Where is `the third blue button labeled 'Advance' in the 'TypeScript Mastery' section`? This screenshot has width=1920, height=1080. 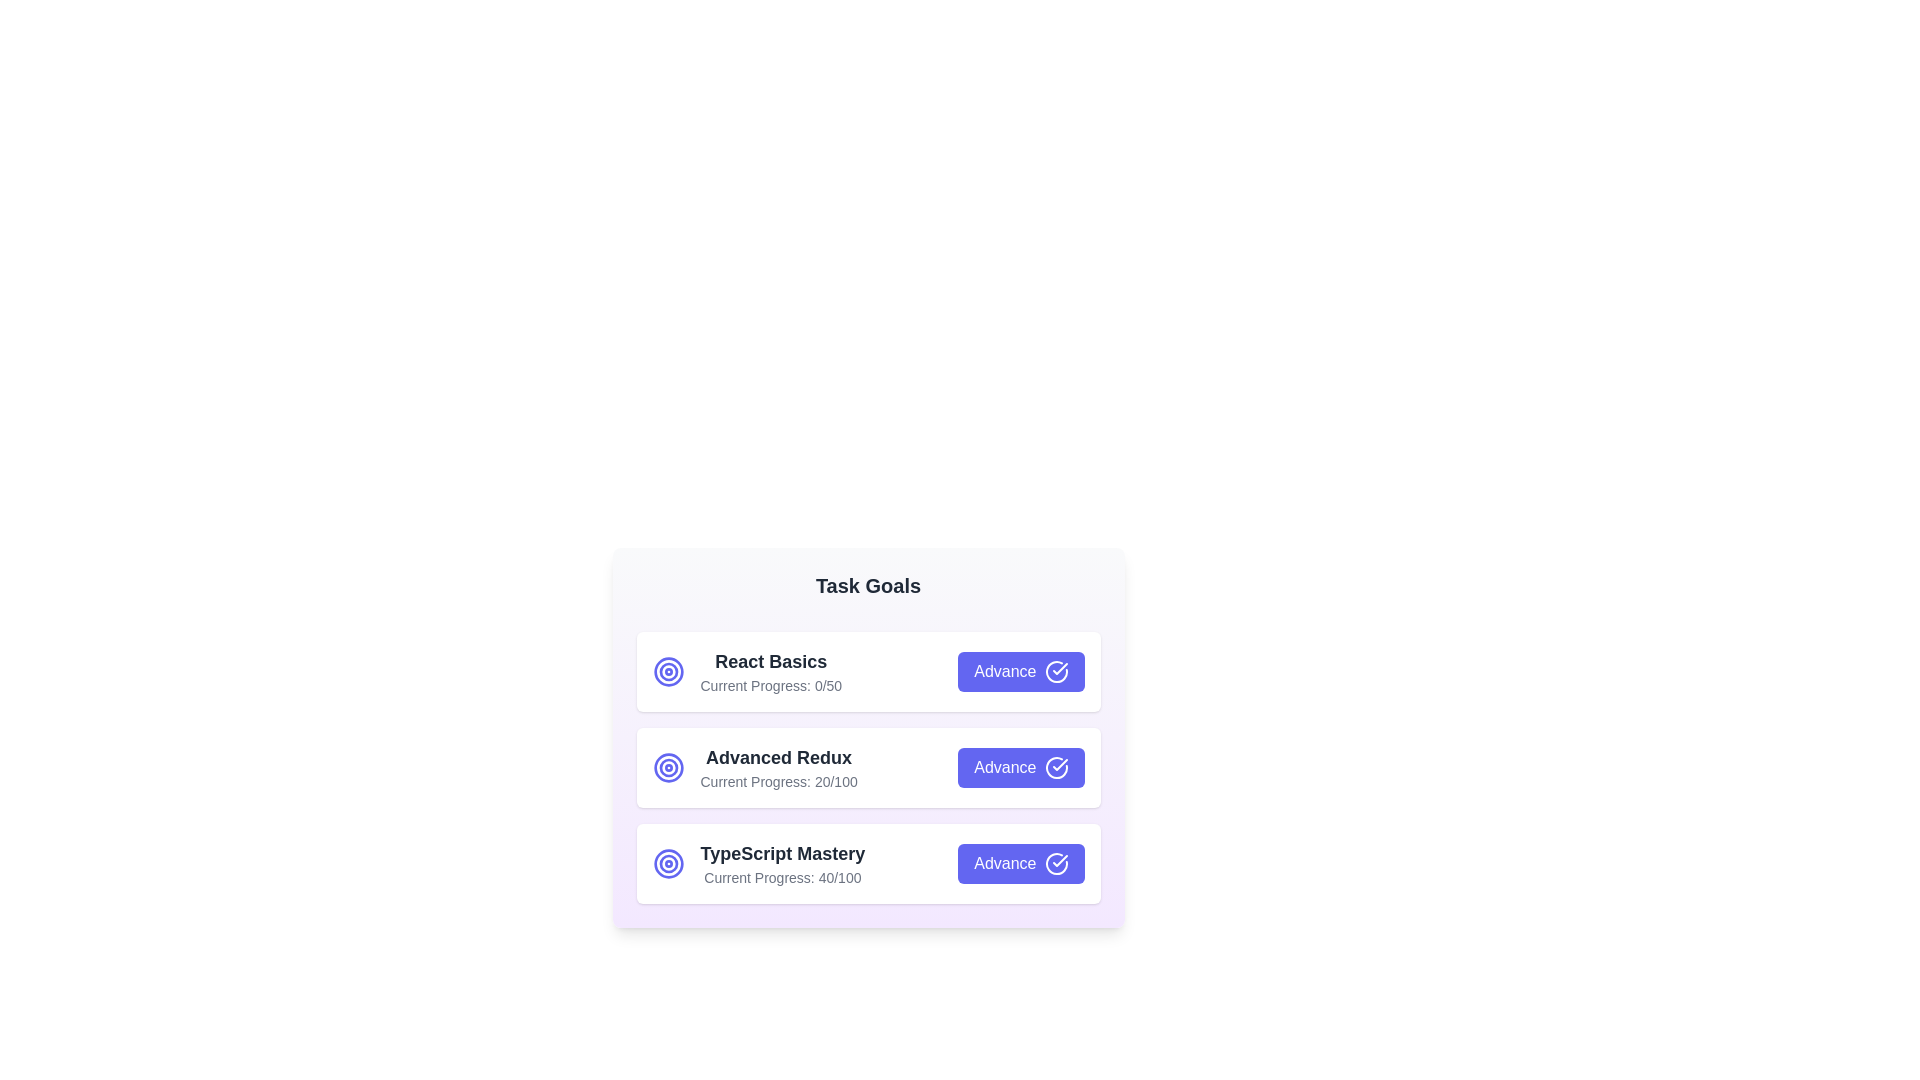 the third blue button labeled 'Advance' in the 'TypeScript Mastery' section is located at coordinates (1021, 863).